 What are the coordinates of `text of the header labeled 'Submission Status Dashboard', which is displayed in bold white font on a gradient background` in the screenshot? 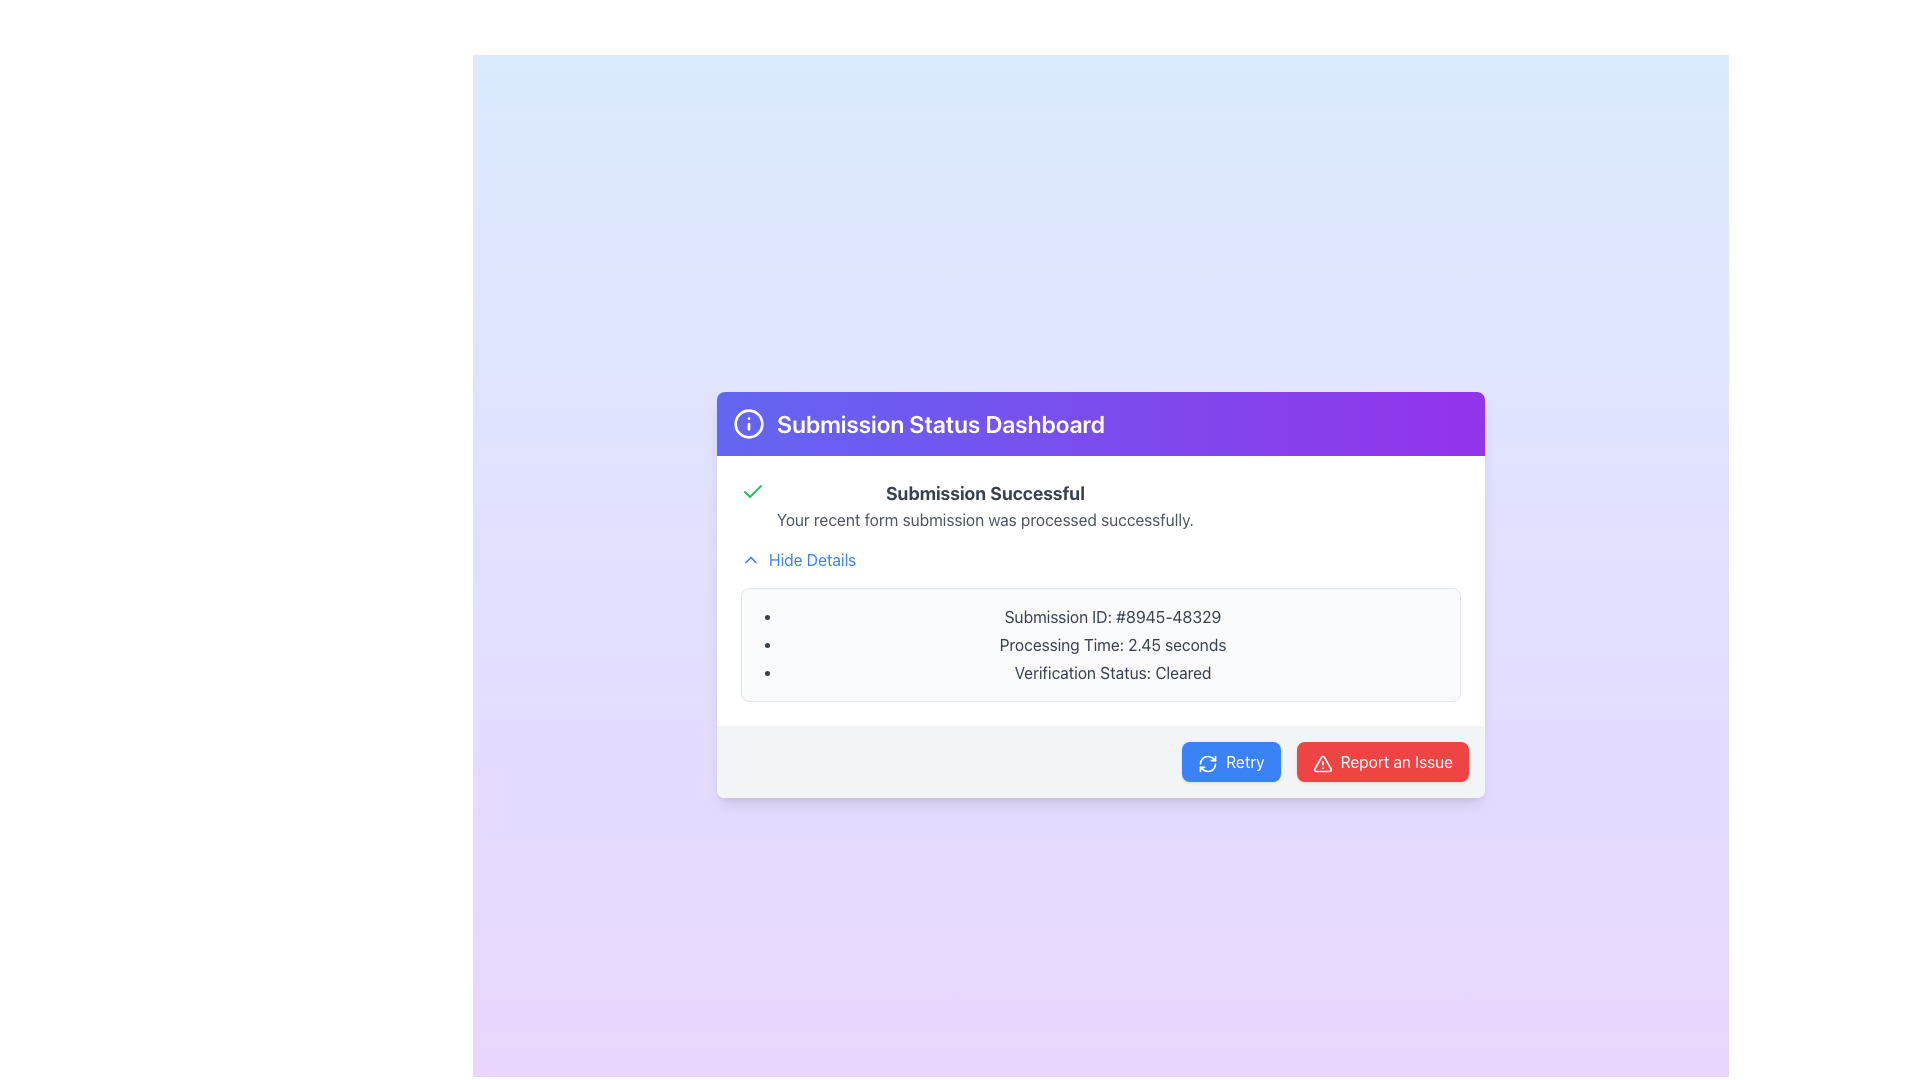 It's located at (939, 423).